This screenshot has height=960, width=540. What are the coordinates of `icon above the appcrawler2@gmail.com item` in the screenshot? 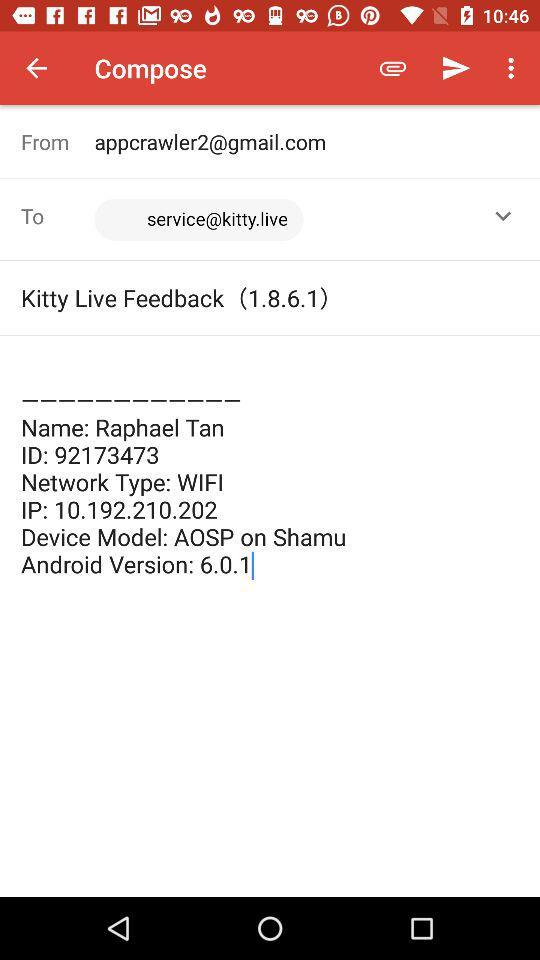 It's located at (513, 68).